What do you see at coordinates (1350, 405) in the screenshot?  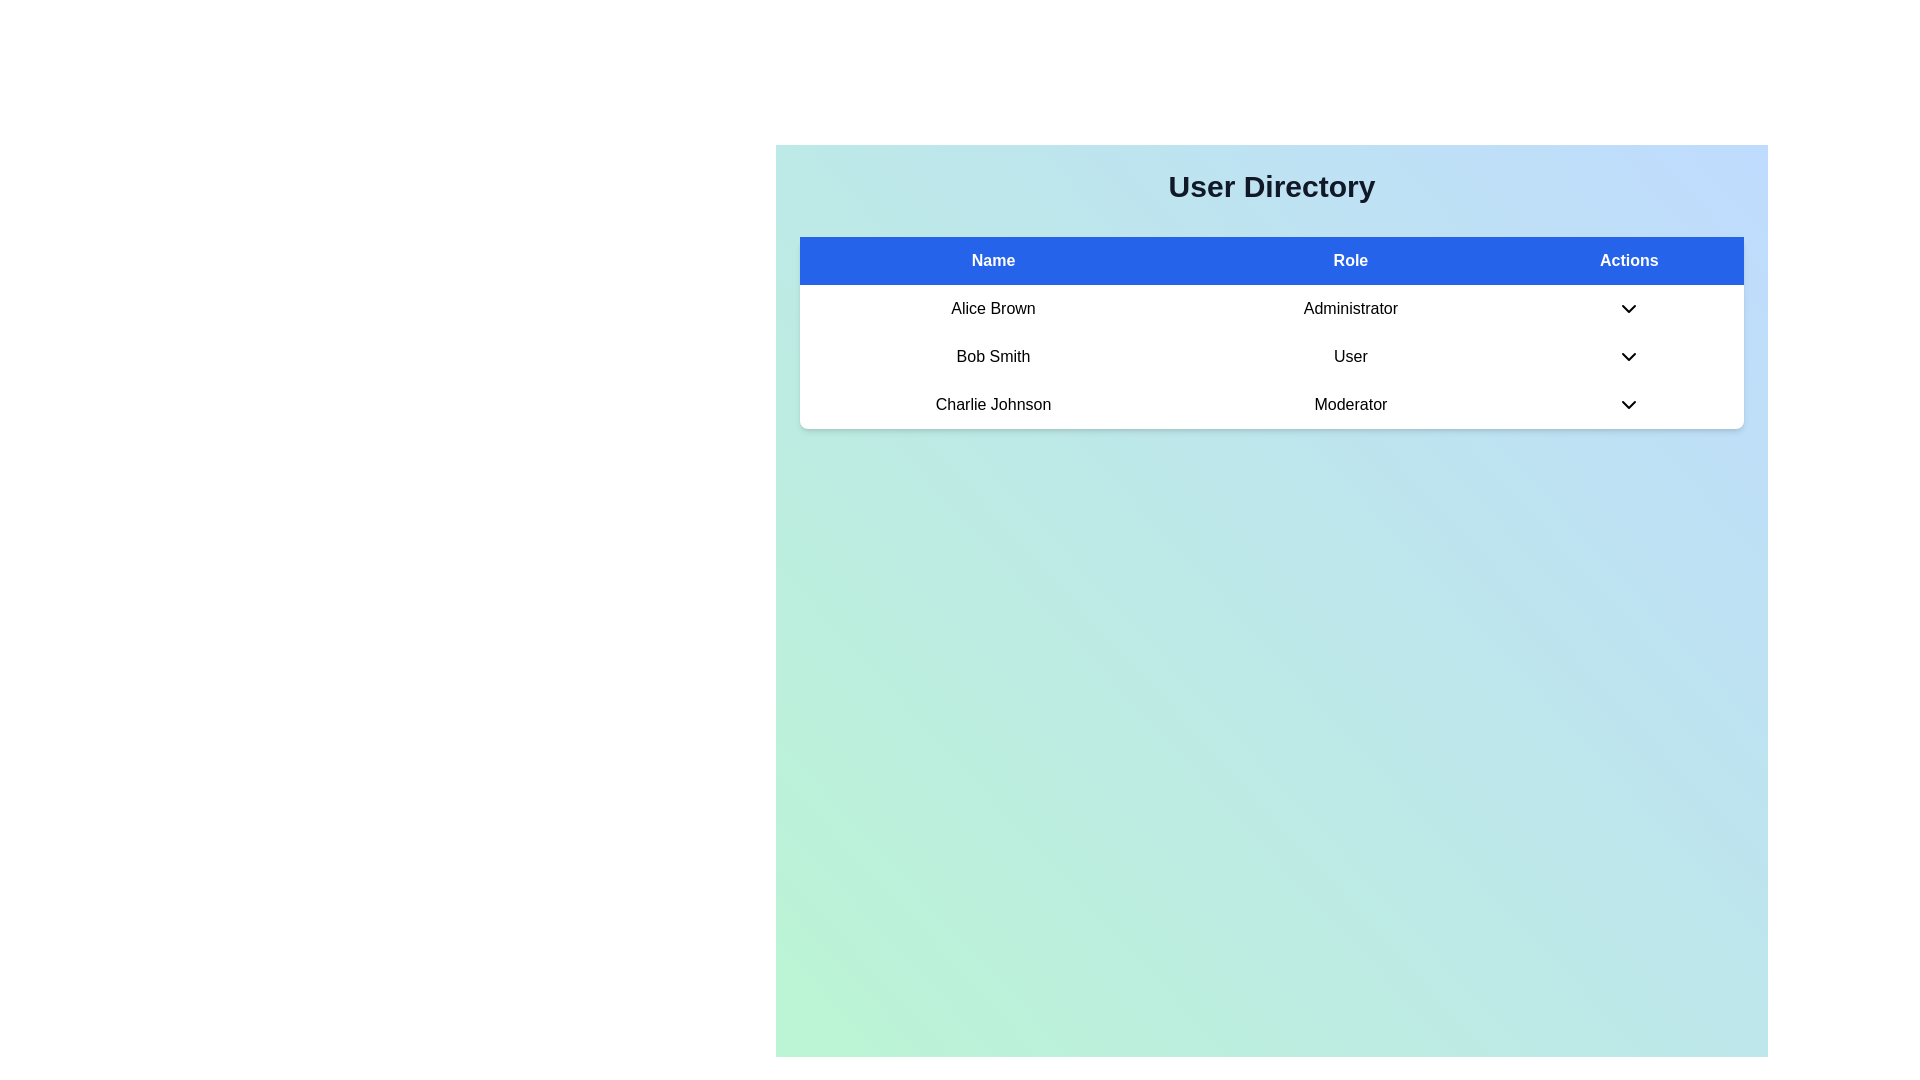 I see `the informational text label displaying the role of user 'Charlie Johnson' as 'Moderator', located in the second cell of the third row within the 'Role' table` at bounding box center [1350, 405].